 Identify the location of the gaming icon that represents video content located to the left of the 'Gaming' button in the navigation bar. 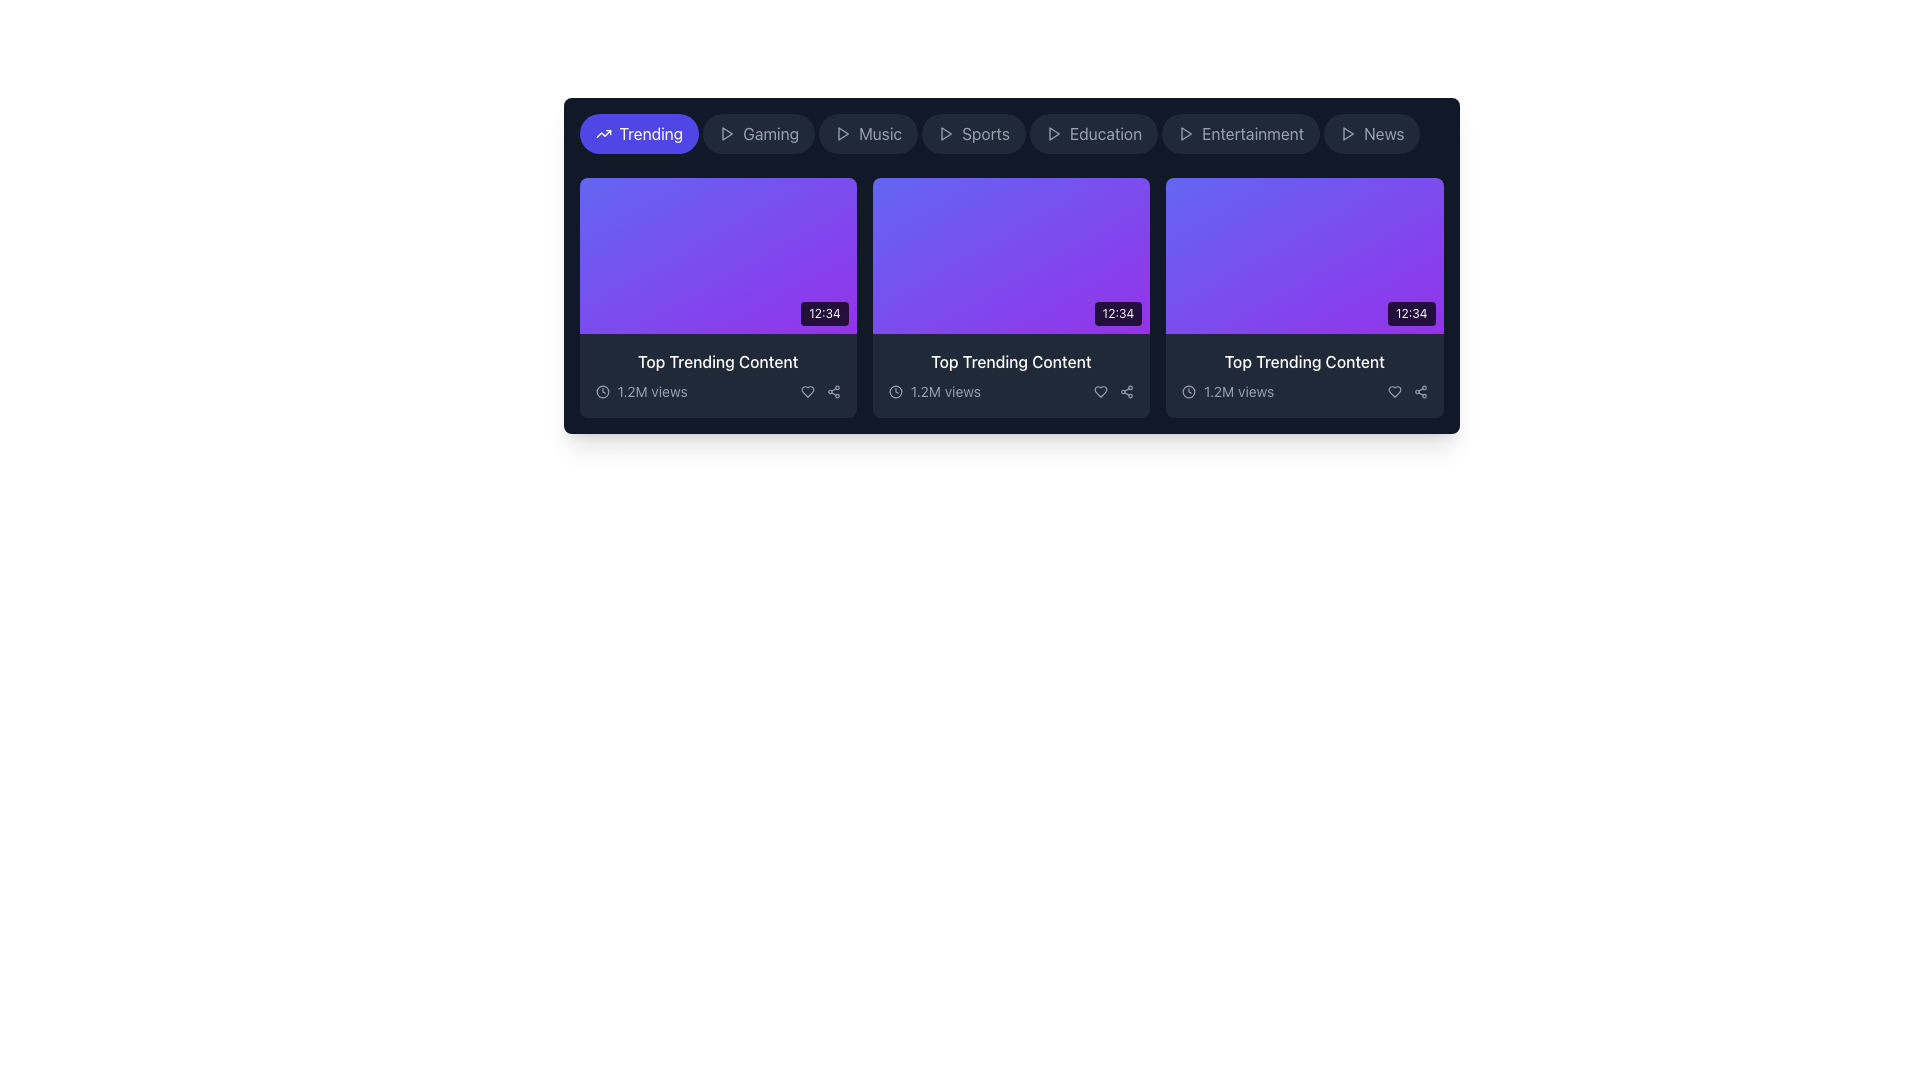
(725, 134).